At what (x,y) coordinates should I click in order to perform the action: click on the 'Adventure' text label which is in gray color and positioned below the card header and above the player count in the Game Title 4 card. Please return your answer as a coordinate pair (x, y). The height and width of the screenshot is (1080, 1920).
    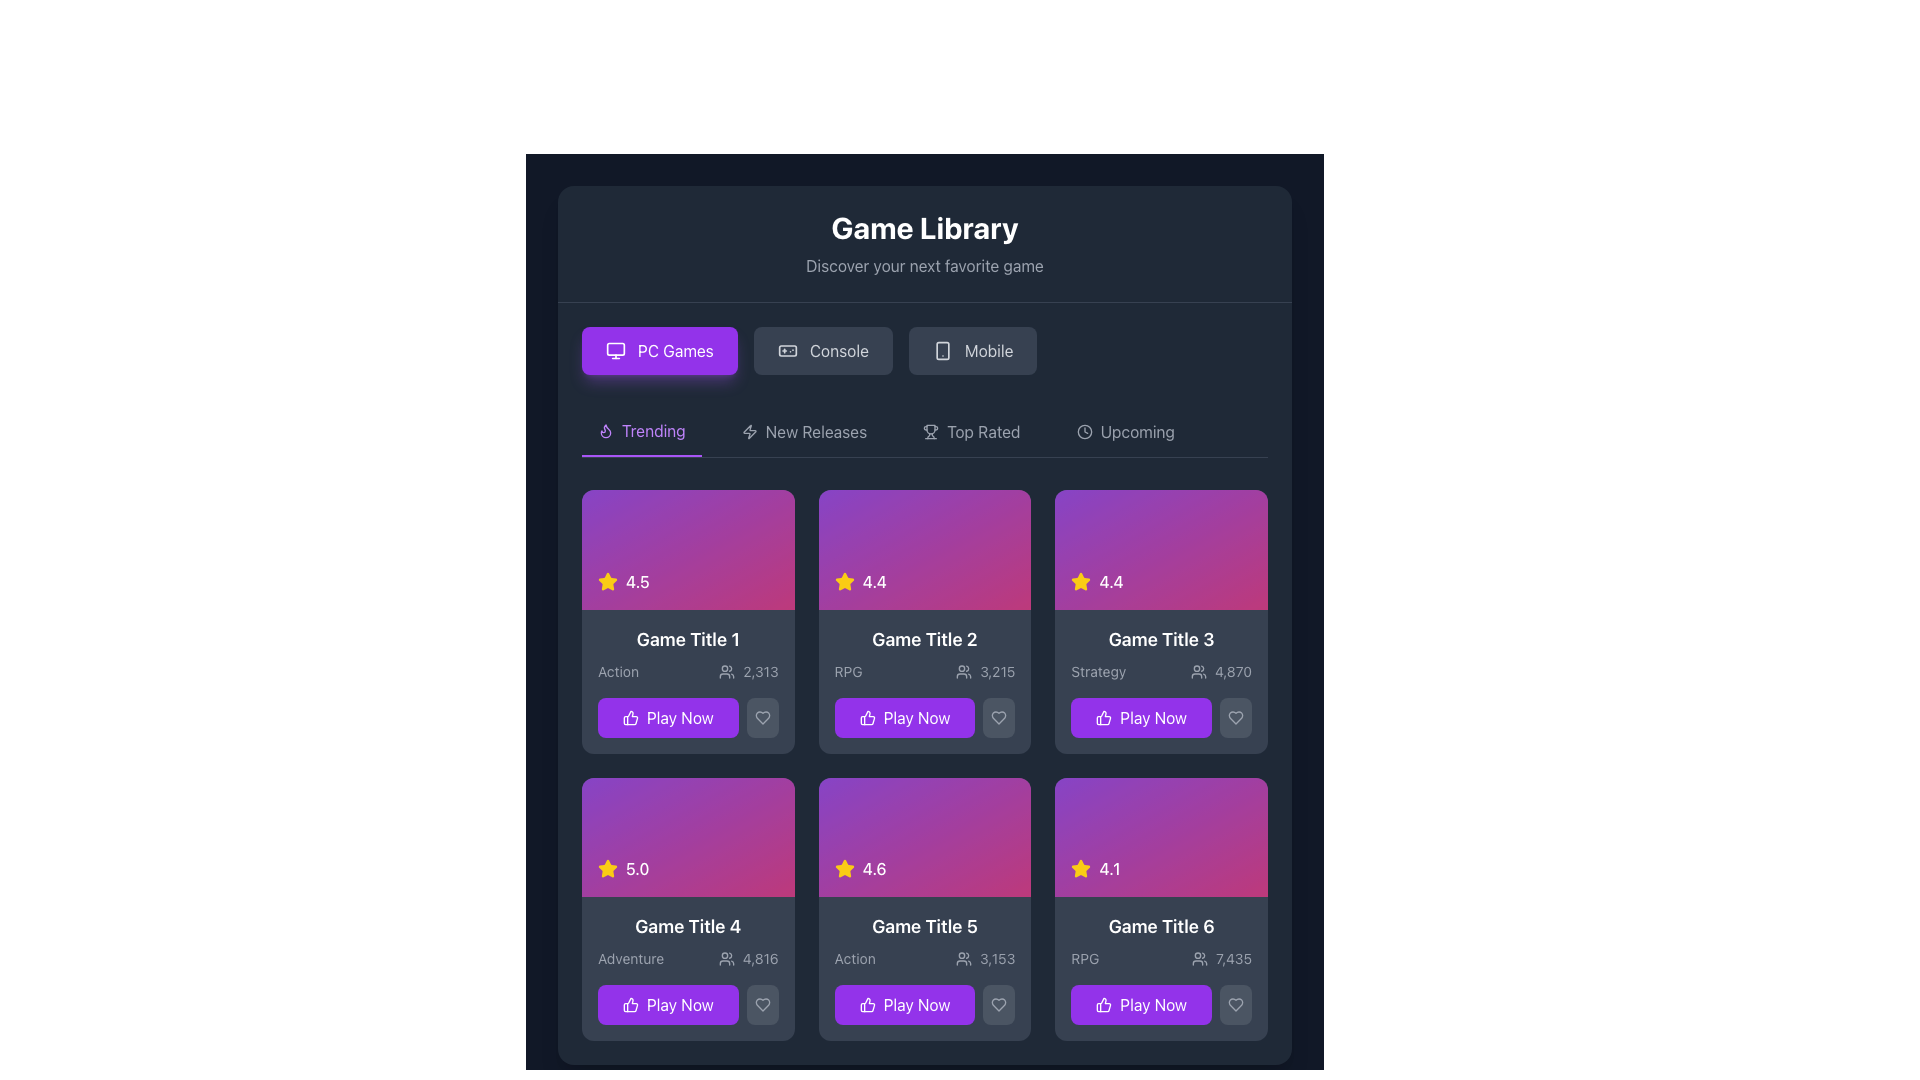
    Looking at the image, I should click on (630, 958).